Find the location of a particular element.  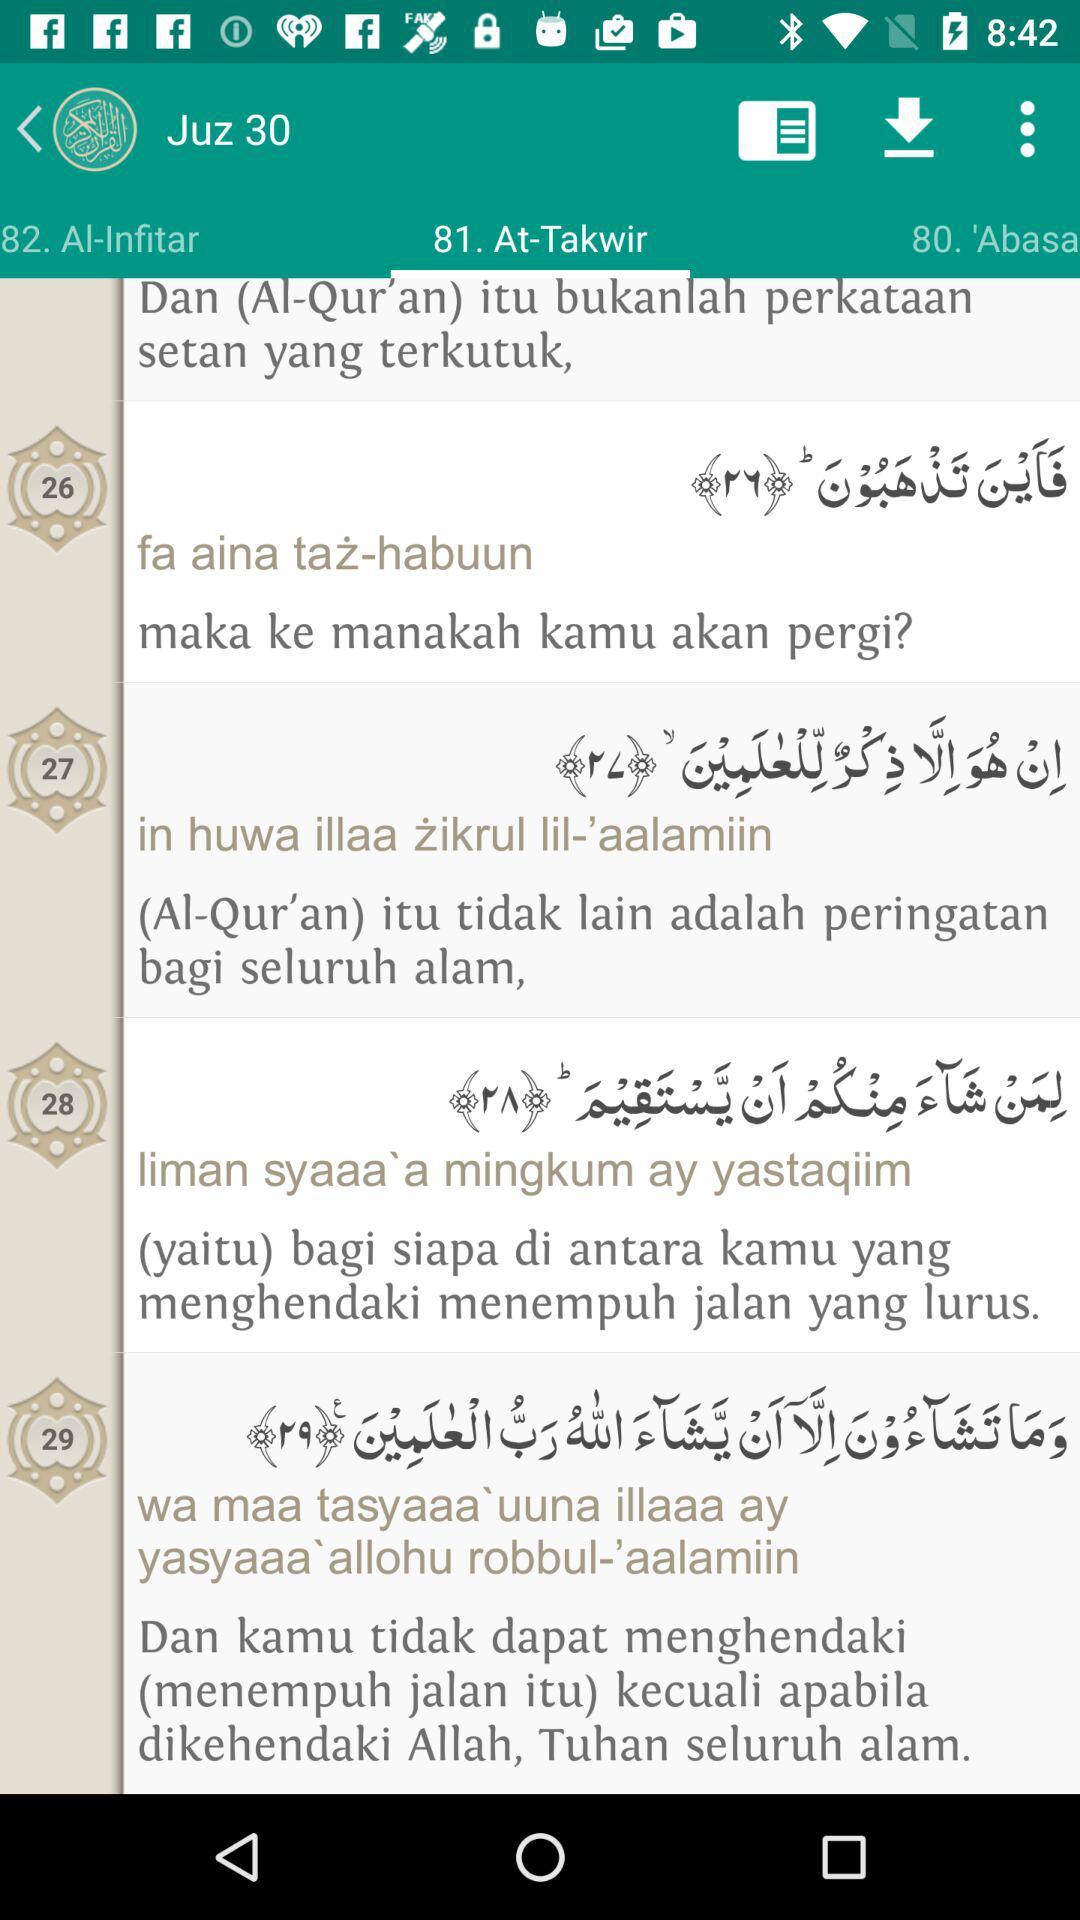

item to the right of the 26 icon is located at coordinates (600, 553).